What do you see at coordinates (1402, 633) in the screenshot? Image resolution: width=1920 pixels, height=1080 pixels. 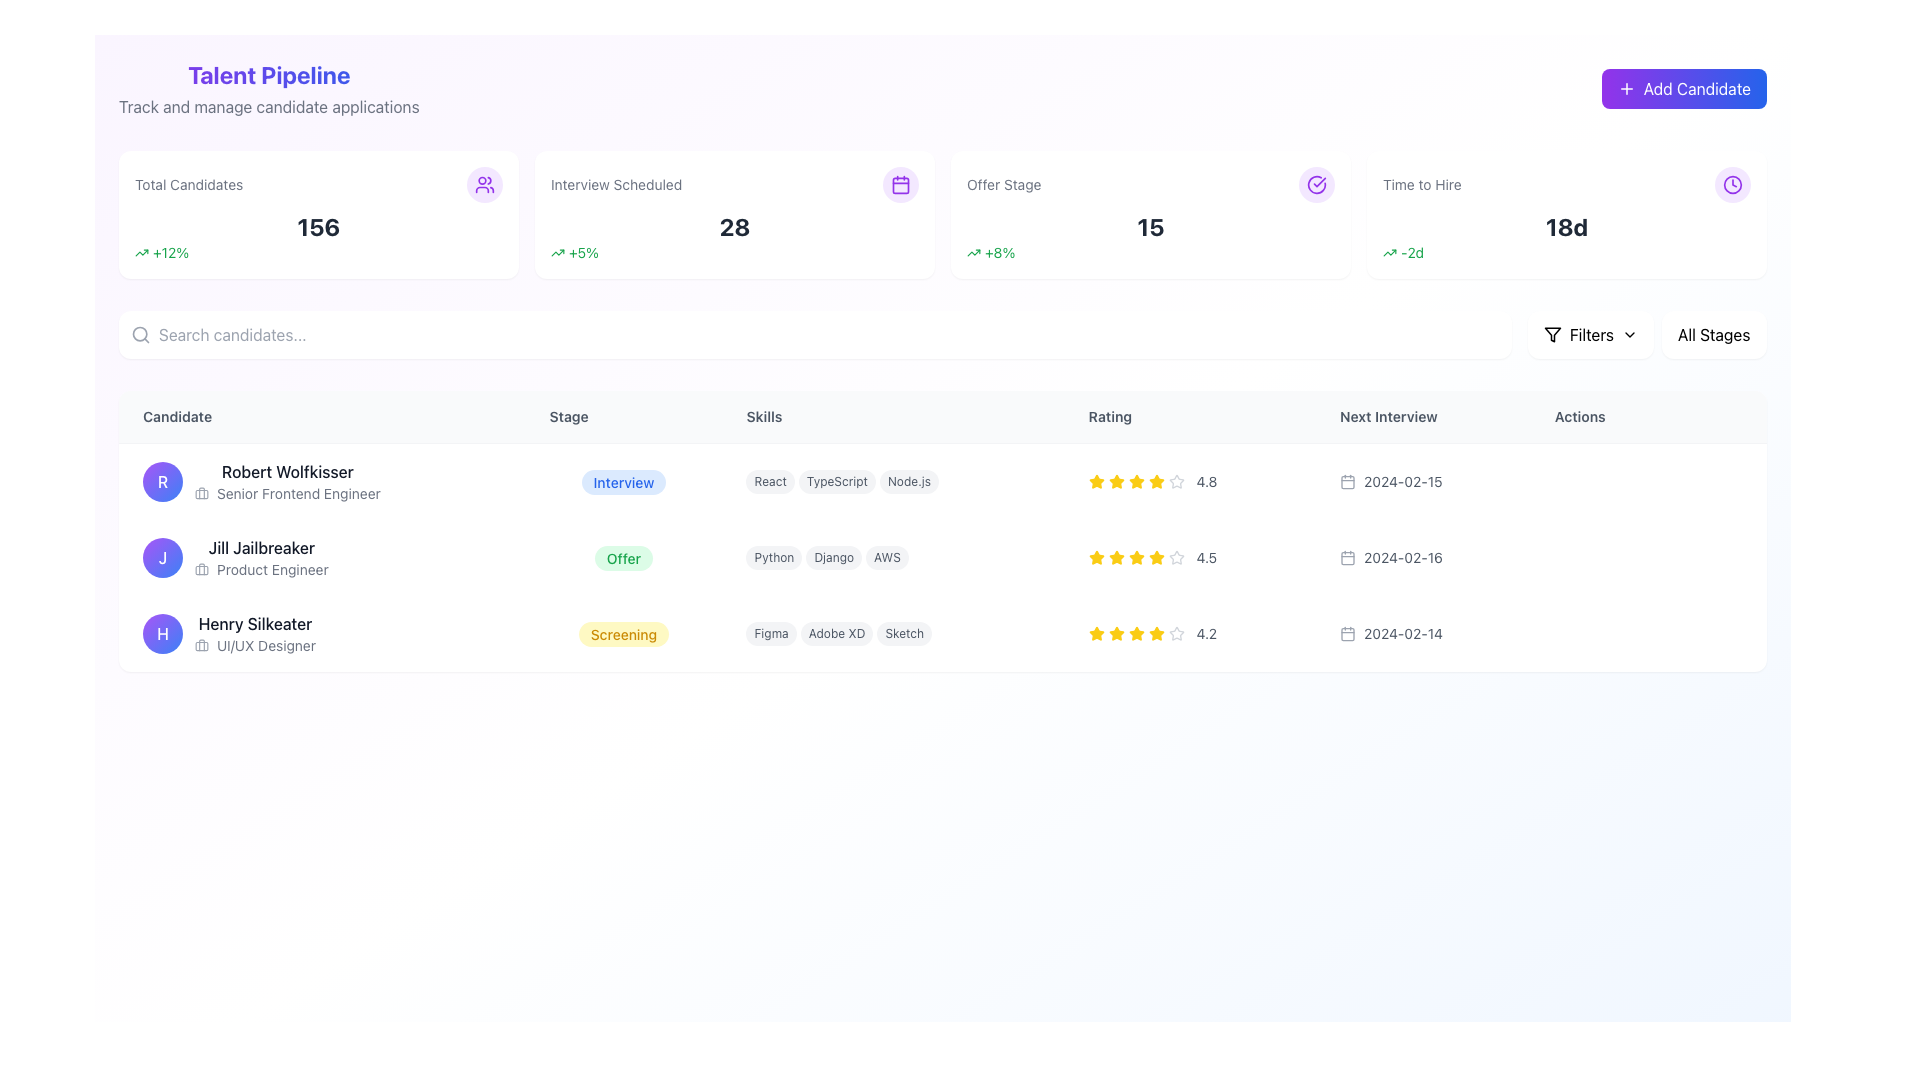 I see `the text label displaying the date of the next interview for 'Henry Silkeater' in the 'Next Interview' column of the table` at bounding box center [1402, 633].